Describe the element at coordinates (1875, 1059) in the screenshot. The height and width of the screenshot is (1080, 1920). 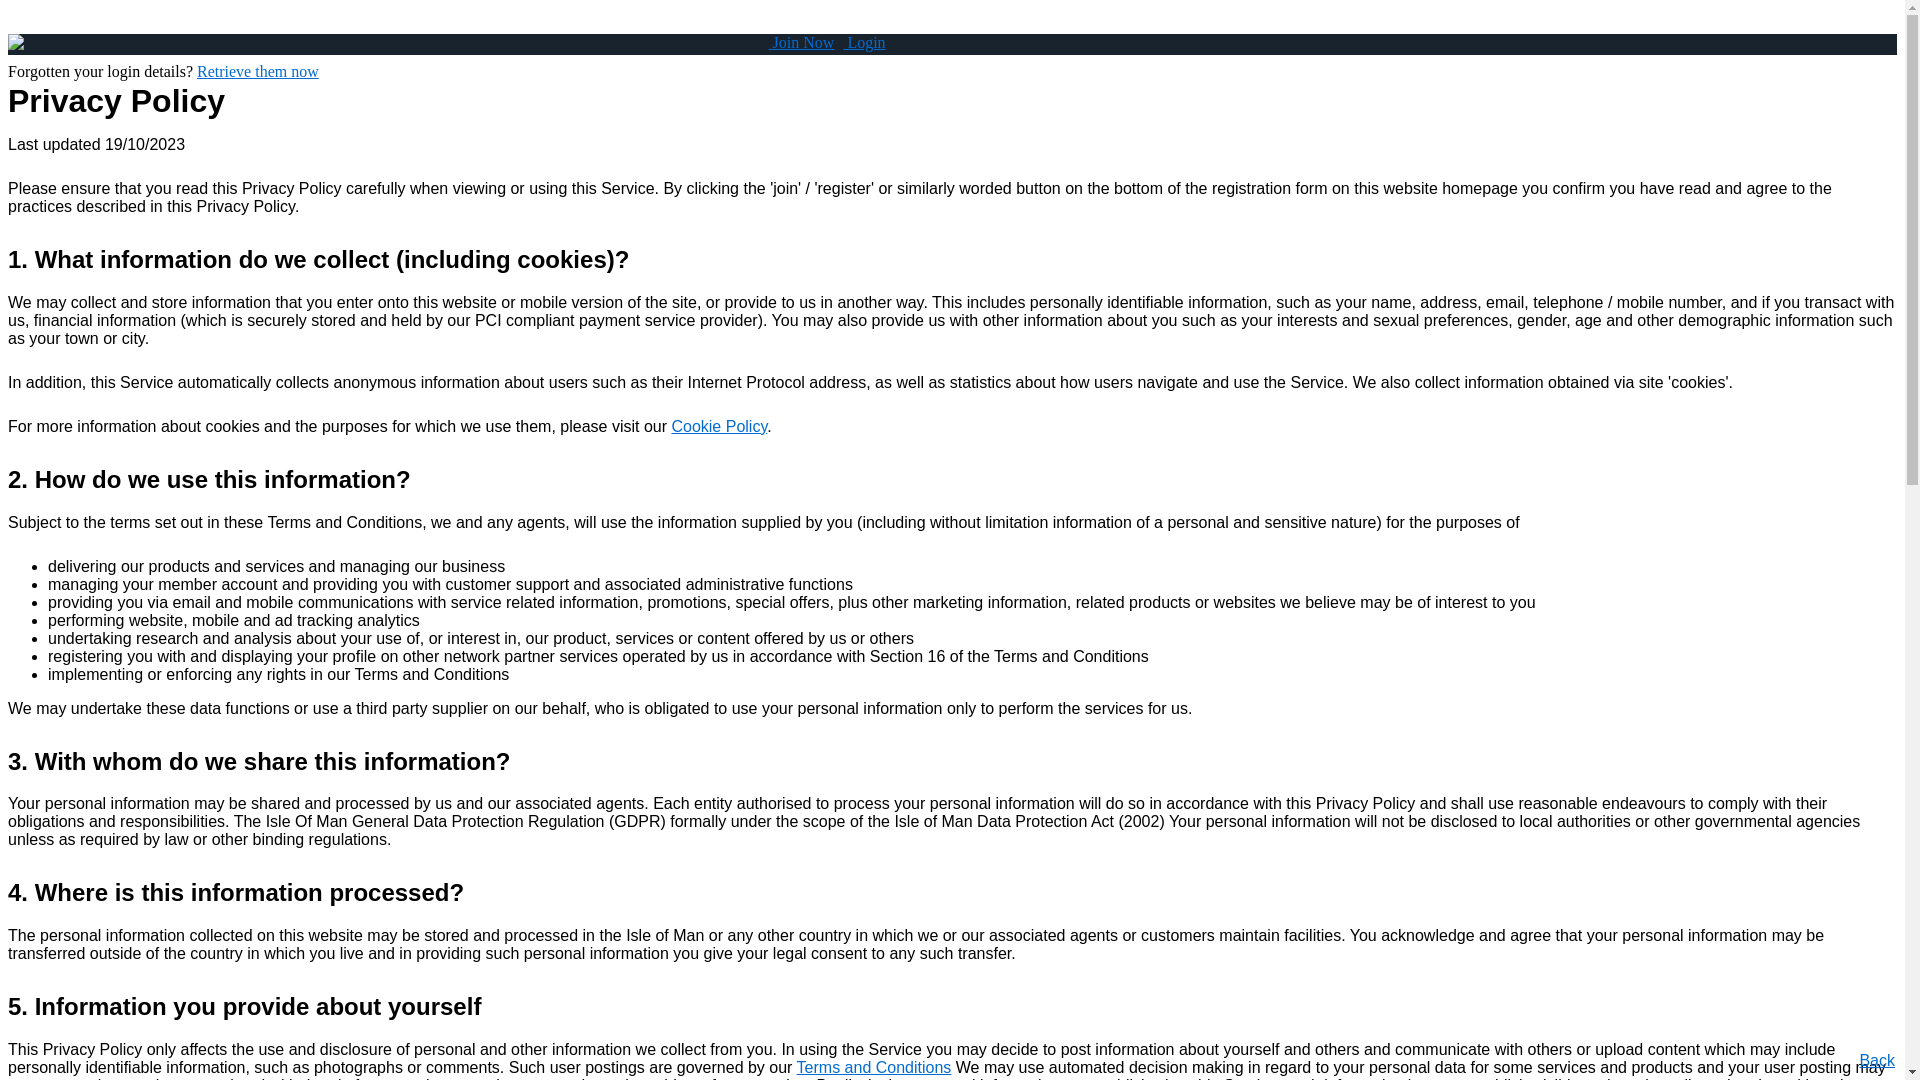
I see `'Back'` at that location.